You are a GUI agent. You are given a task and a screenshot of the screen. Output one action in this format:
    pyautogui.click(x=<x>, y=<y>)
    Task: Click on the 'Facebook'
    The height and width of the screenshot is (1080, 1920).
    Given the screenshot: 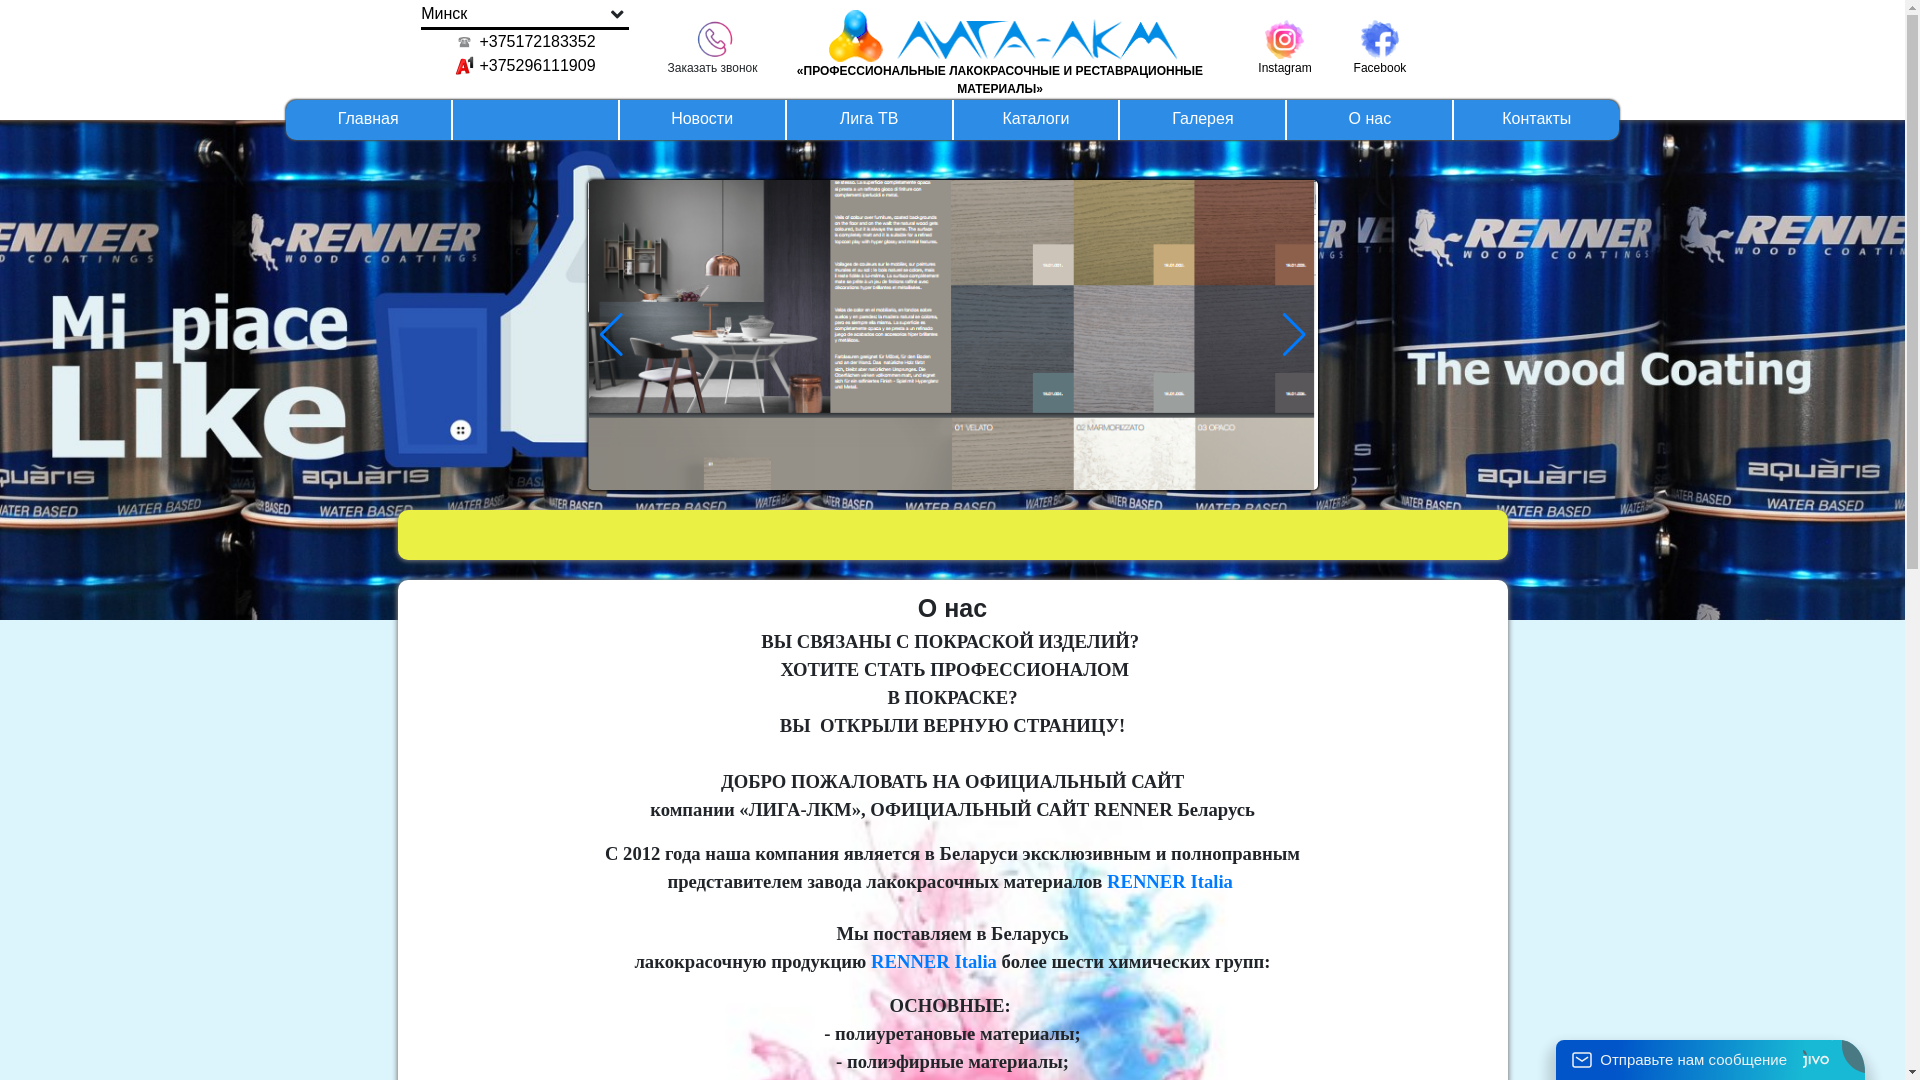 What is the action you would take?
    pyautogui.click(x=1378, y=38)
    